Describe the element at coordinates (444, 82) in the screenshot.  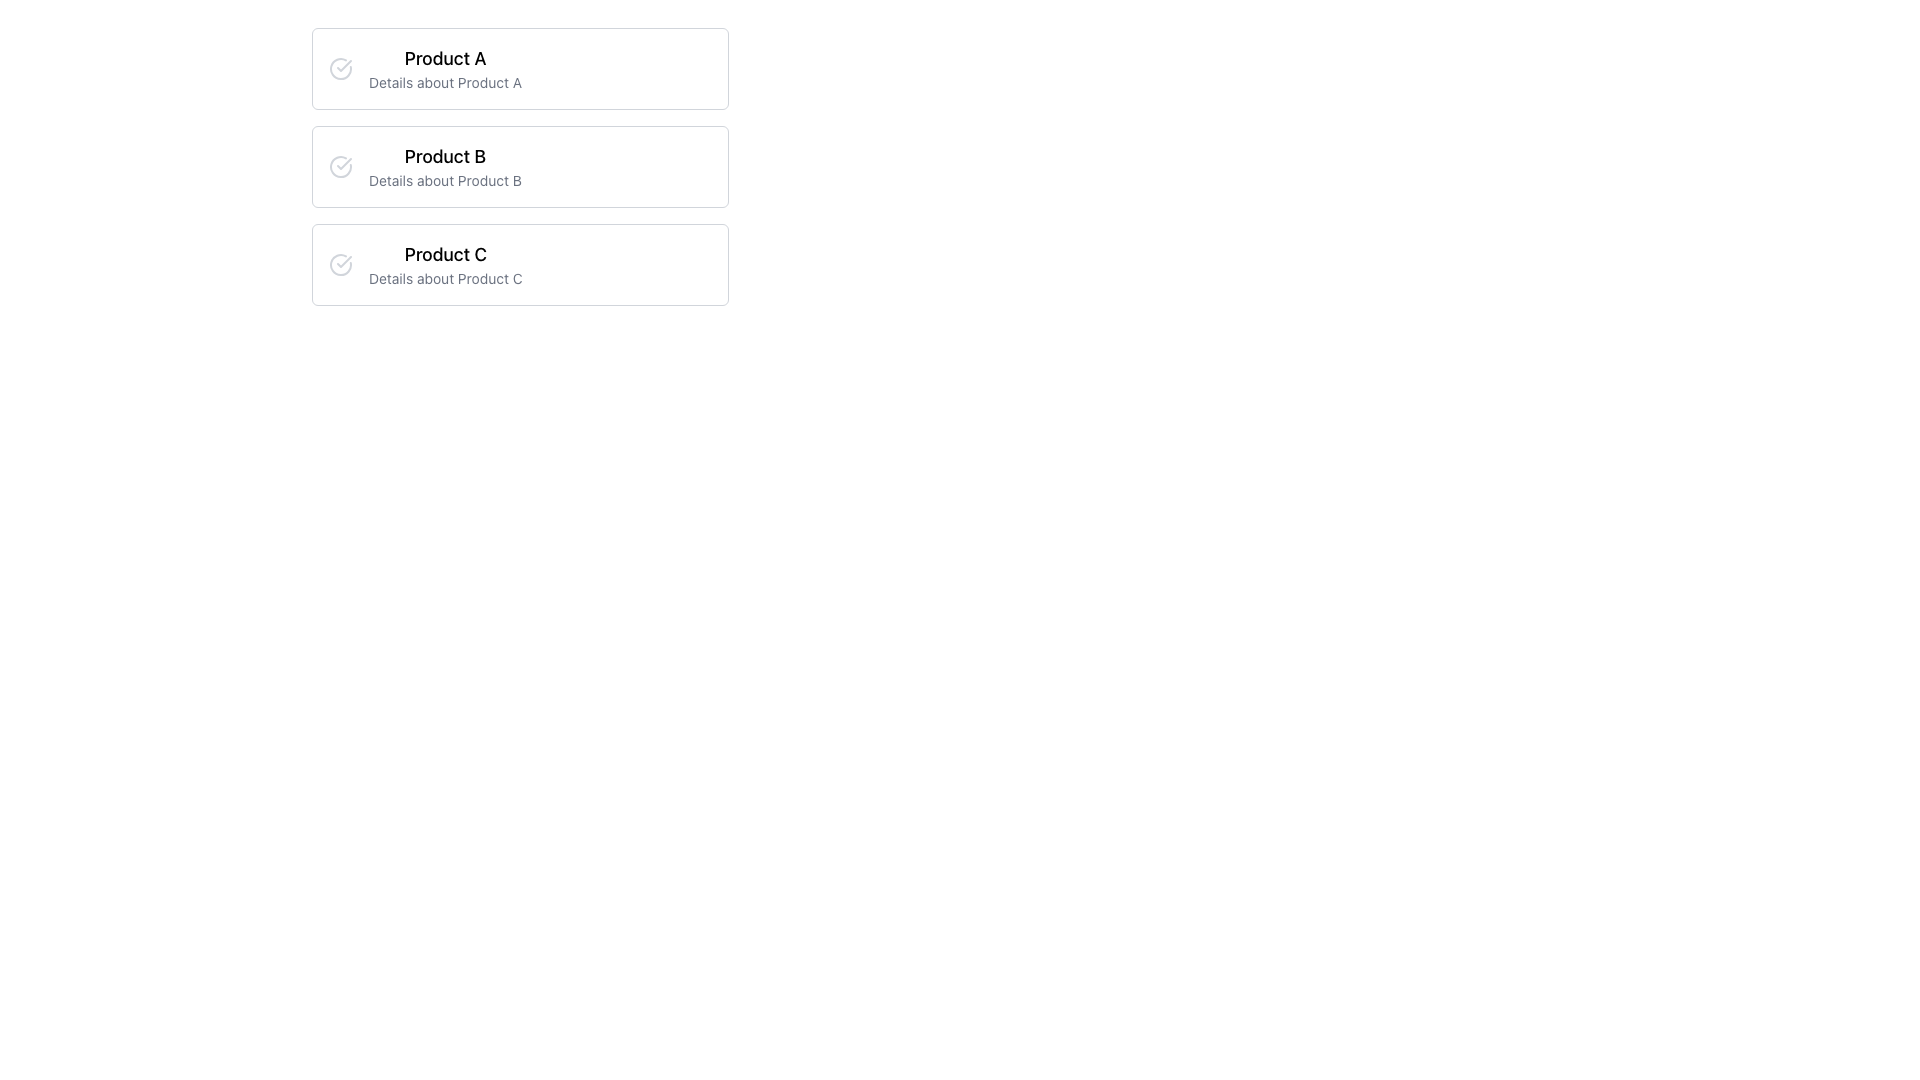
I see `the text label providing additional details about 'Product A', which is located directly below the product title` at that location.